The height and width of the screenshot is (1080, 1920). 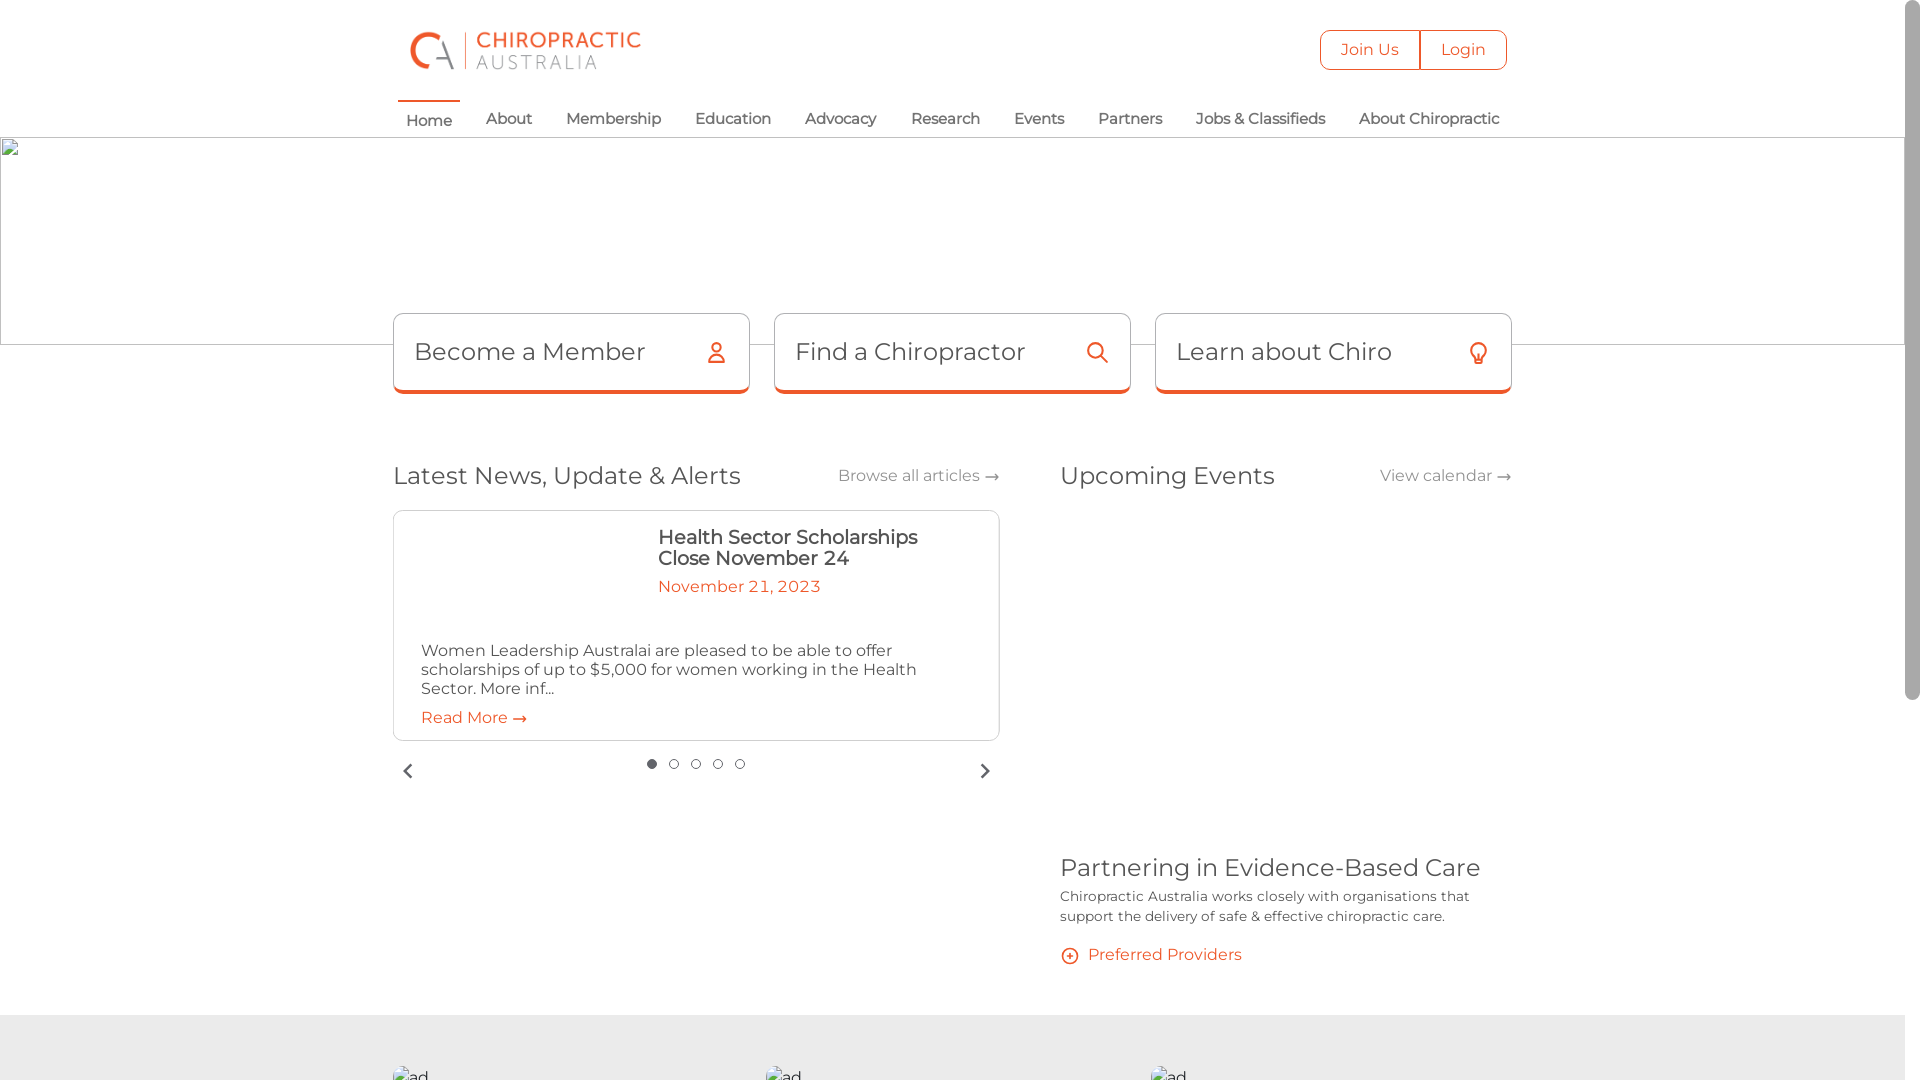 What do you see at coordinates (1333, 352) in the screenshot?
I see `'Learn about Chiro'` at bounding box center [1333, 352].